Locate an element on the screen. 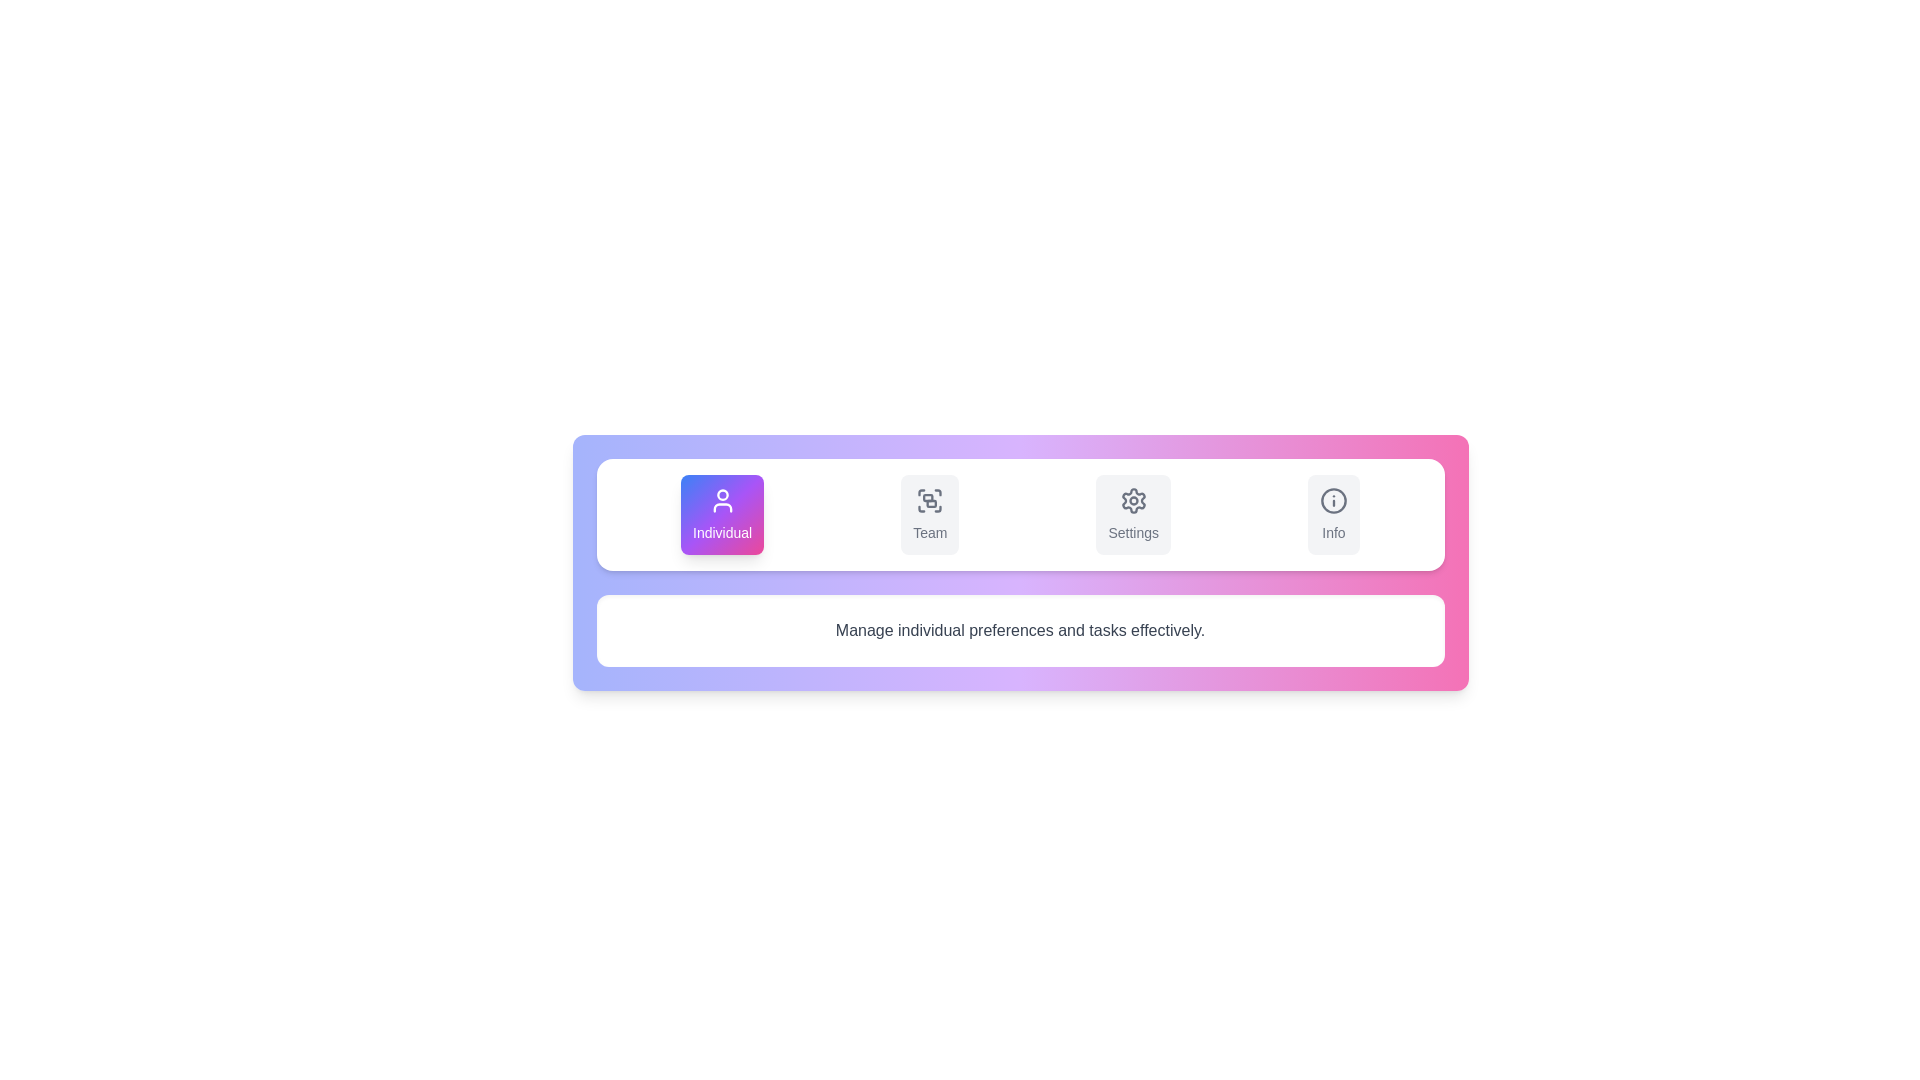 The height and width of the screenshot is (1080, 1920). the graphical circle element representing individual user settings in the menu's top left quadrant is located at coordinates (721, 495).